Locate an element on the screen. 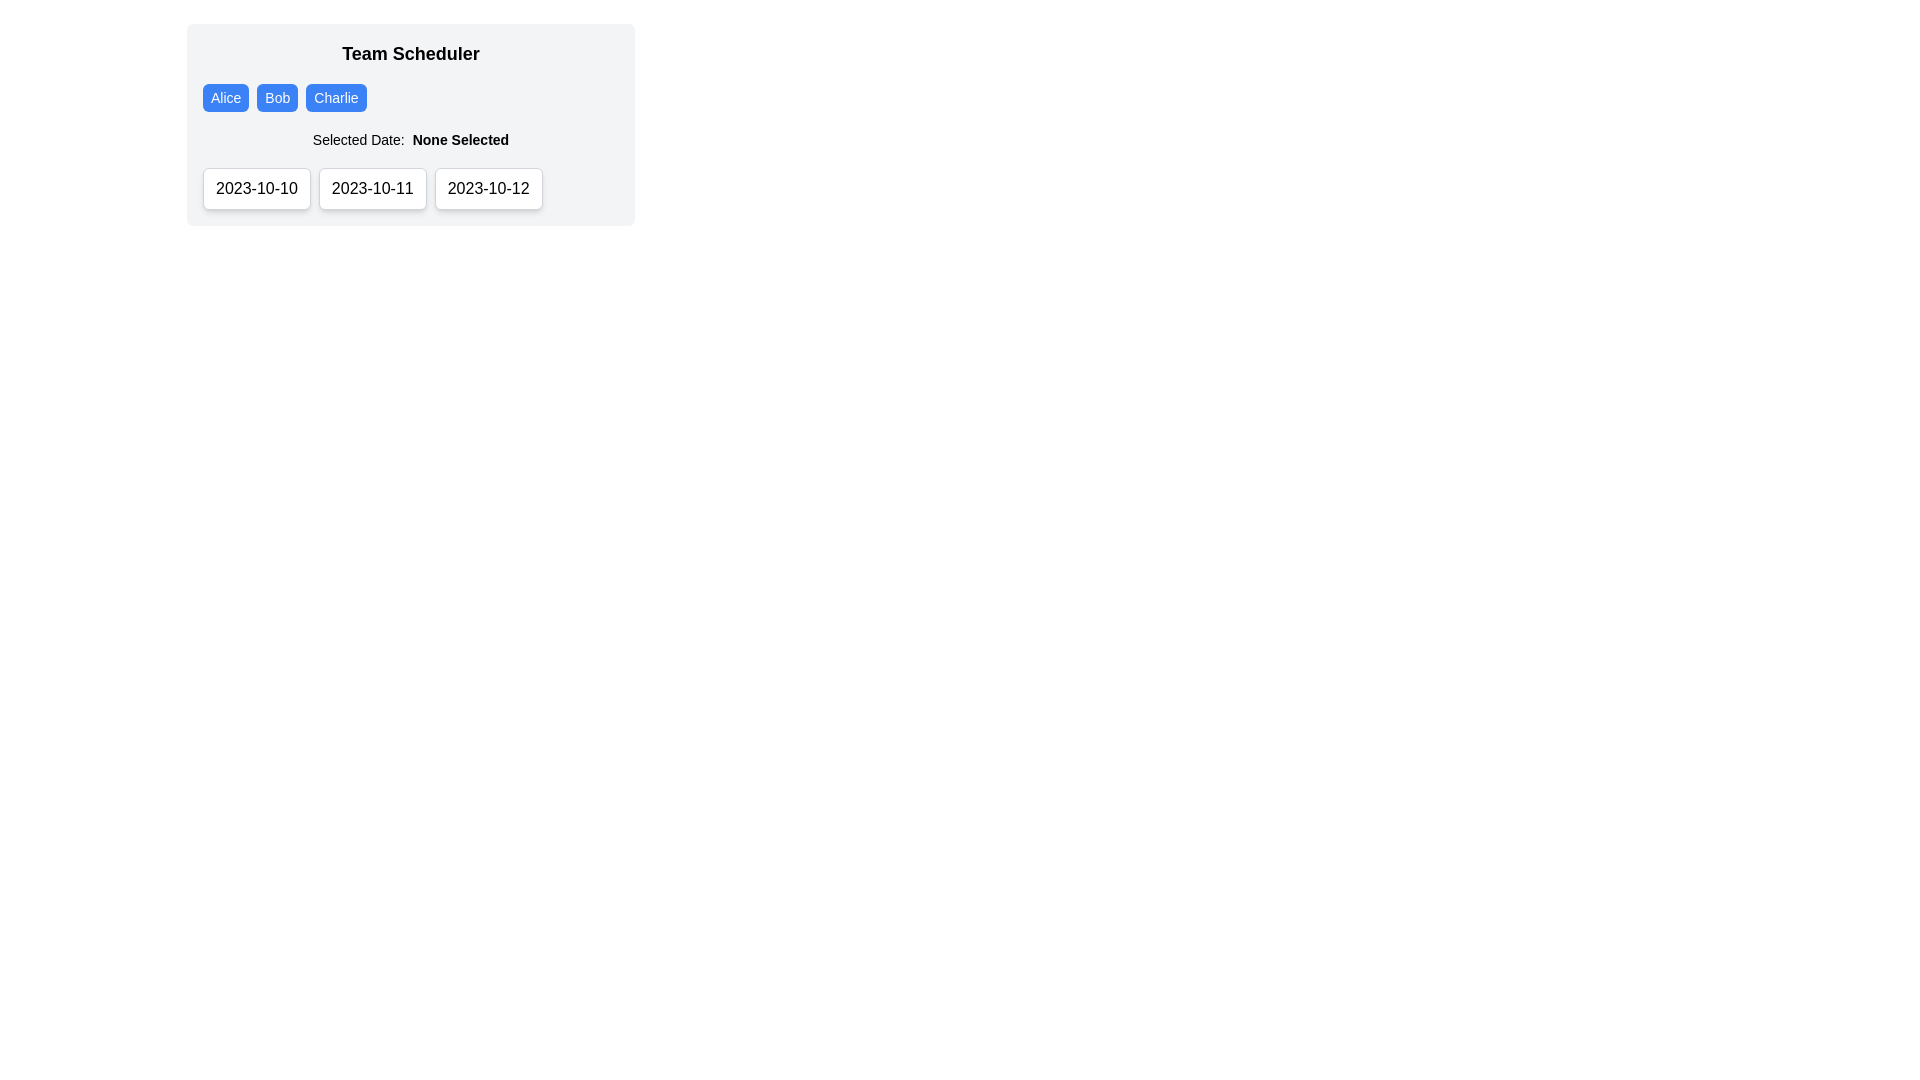 Image resolution: width=1920 pixels, height=1080 pixels. the 'Bob' button, which is a small rectangular button with a blue background and white text is located at coordinates (276, 97).